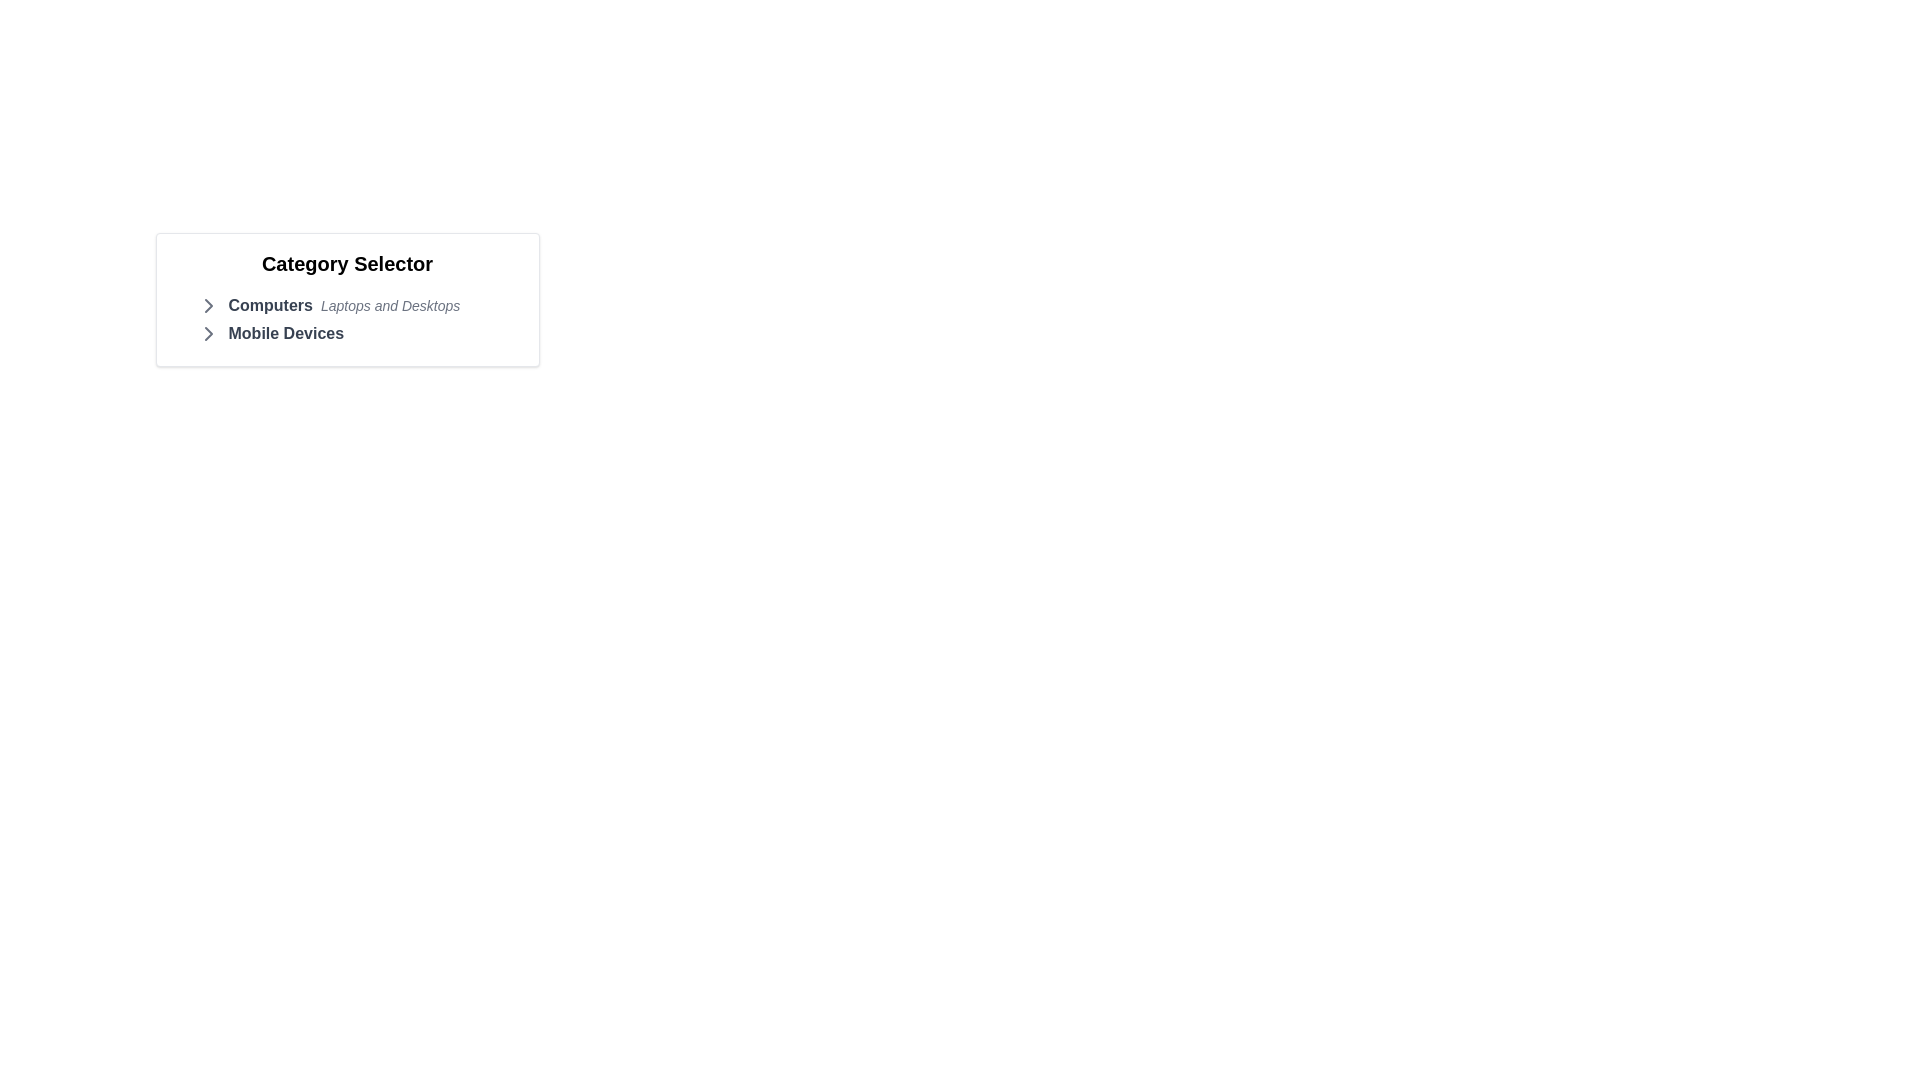 The width and height of the screenshot is (1920, 1080). What do you see at coordinates (359, 333) in the screenshot?
I see `the 'Mobile Devices' text label` at bounding box center [359, 333].